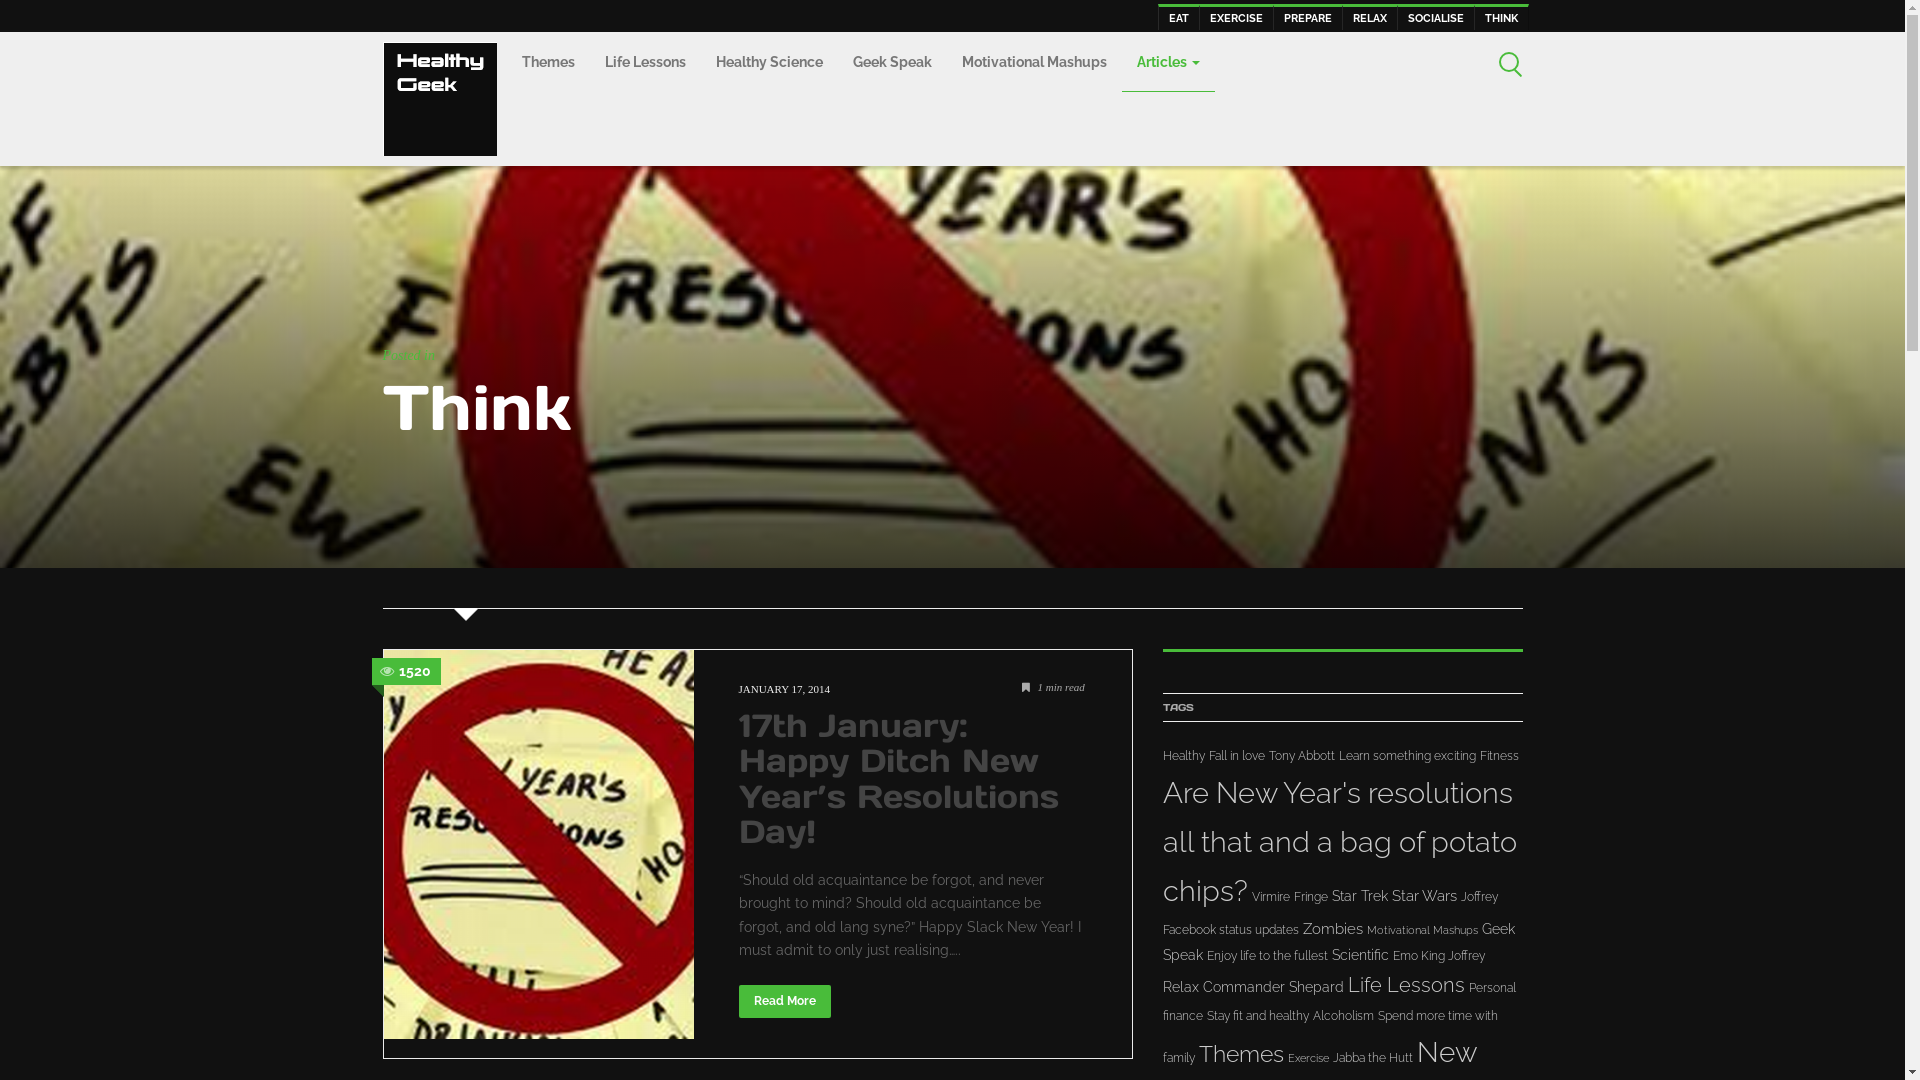 The width and height of the screenshot is (1920, 1080). Describe the element at coordinates (1235, 756) in the screenshot. I see `'Fall in love'` at that location.